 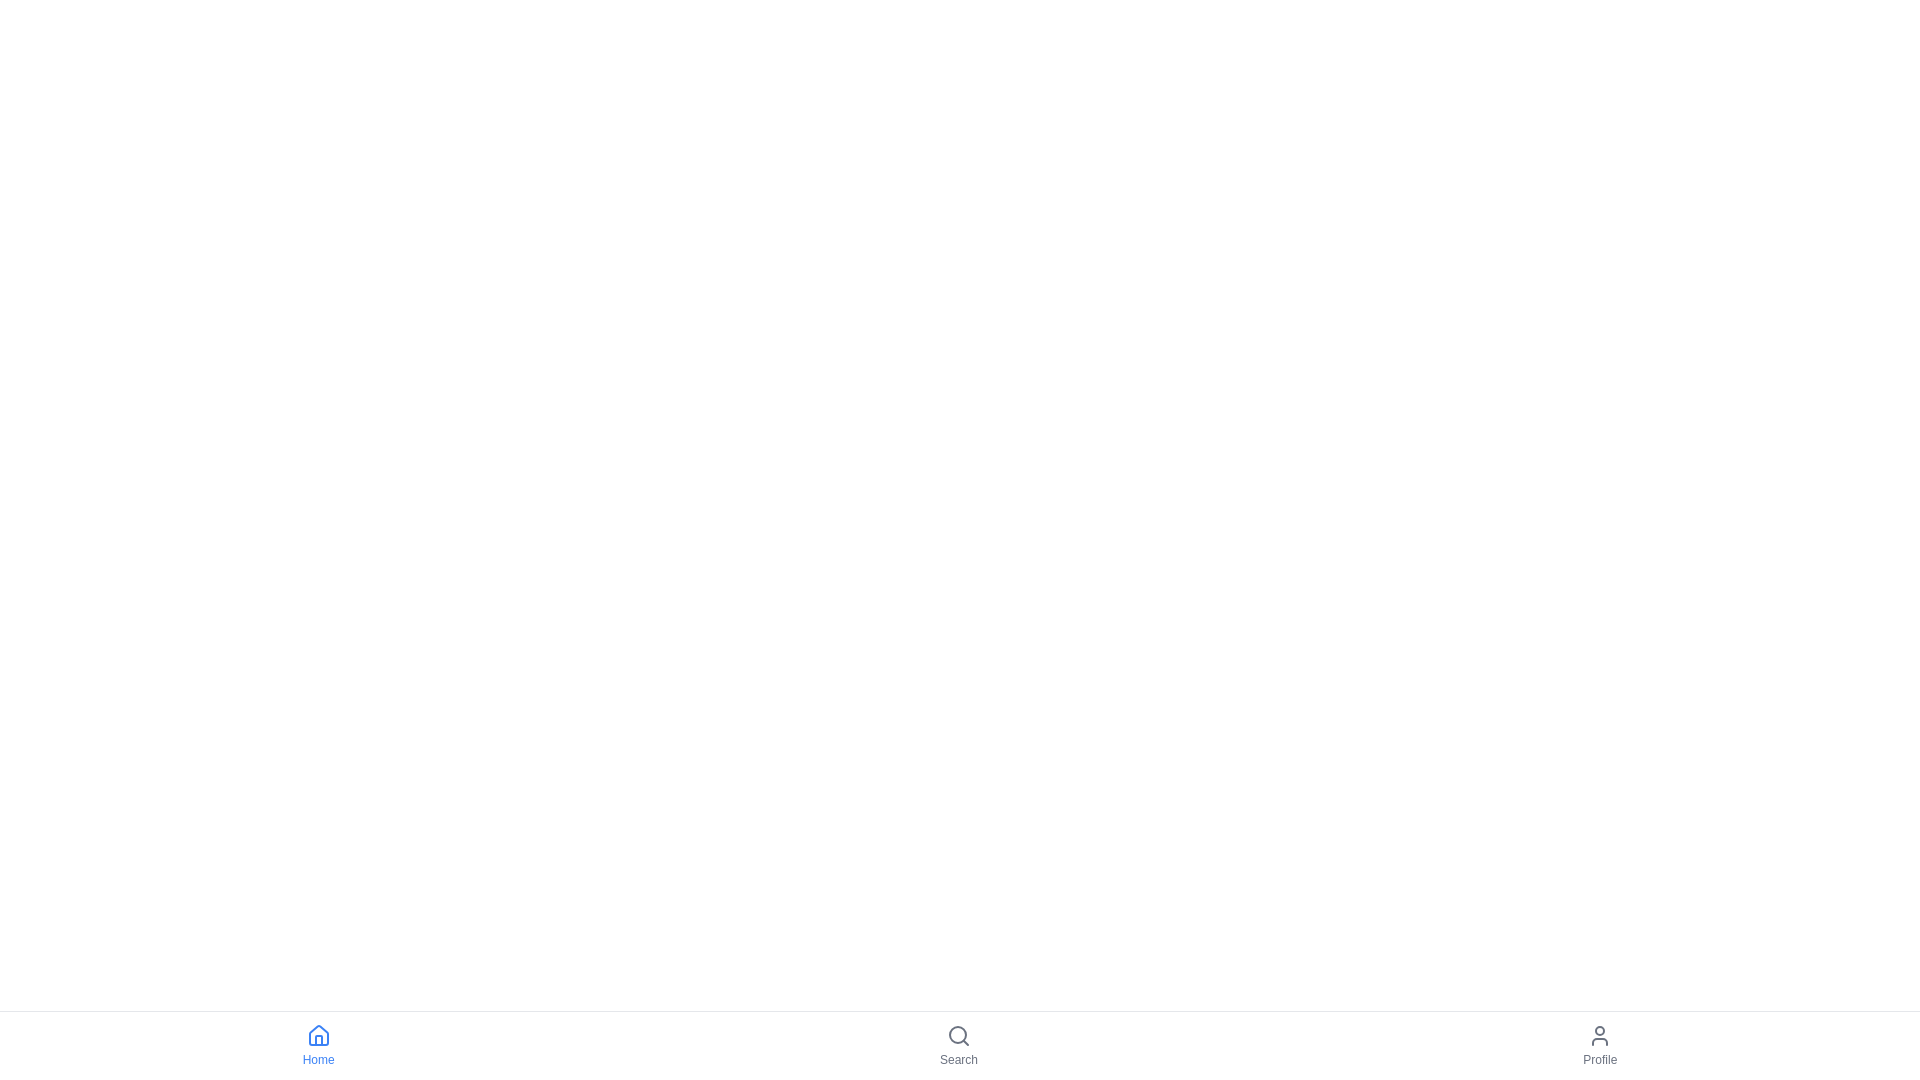 What do you see at coordinates (1598, 1044) in the screenshot?
I see `the Profile navigation button located in the bottom navigation bar, which is the third element from the left` at bounding box center [1598, 1044].